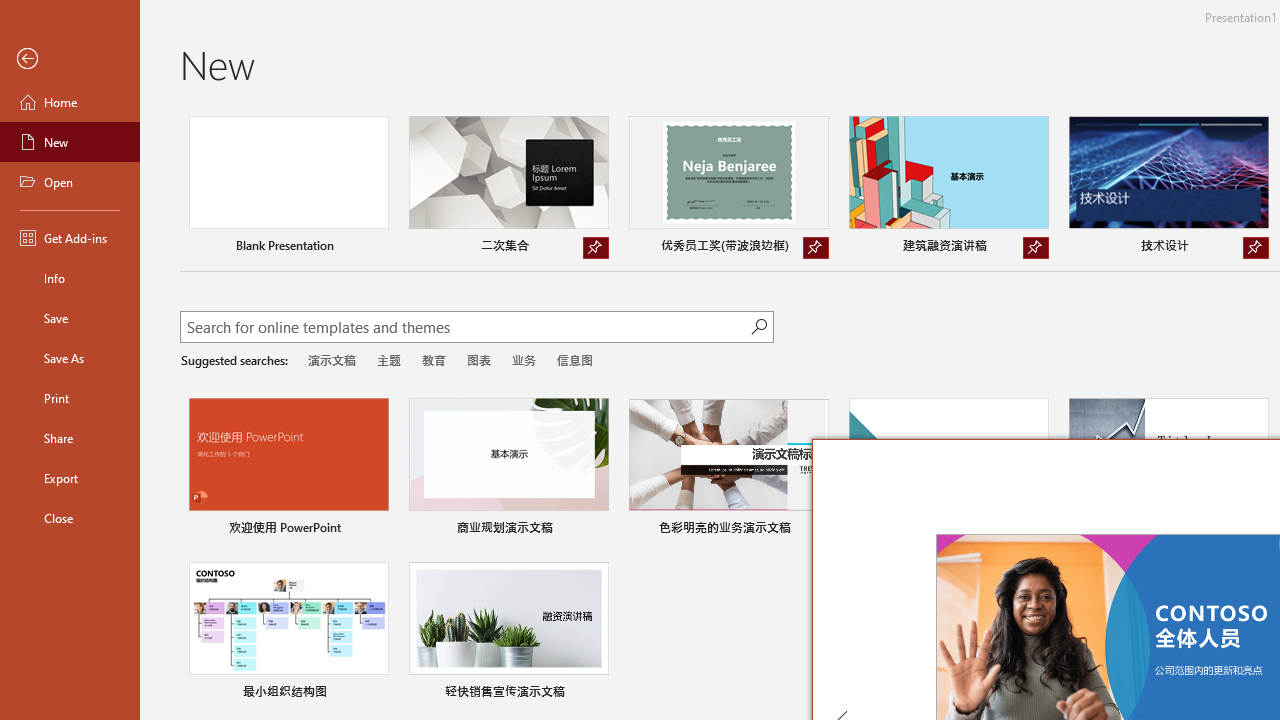 The width and height of the screenshot is (1280, 720). Describe the element at coordinates (69, 58) in the screenshot. I see `'Back'` at that location.